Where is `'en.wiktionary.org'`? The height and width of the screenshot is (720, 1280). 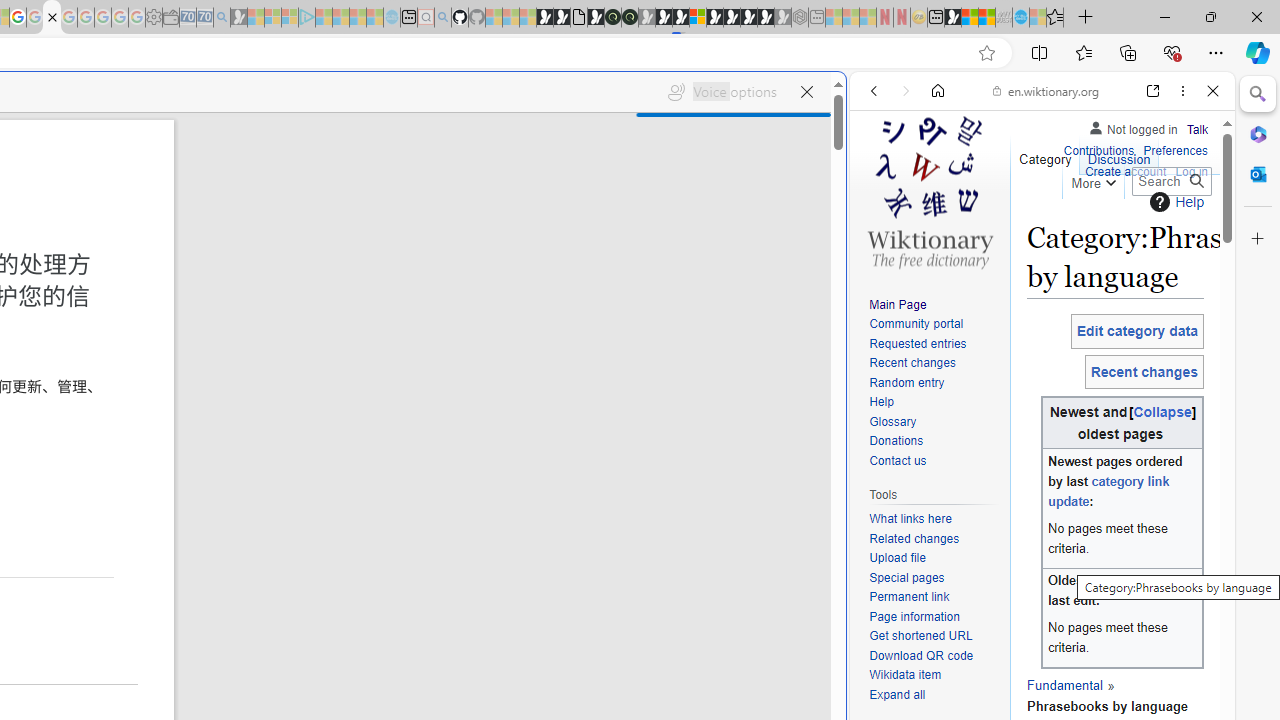 'en.wiktionary.org' is located at coordinates (1045, 91).